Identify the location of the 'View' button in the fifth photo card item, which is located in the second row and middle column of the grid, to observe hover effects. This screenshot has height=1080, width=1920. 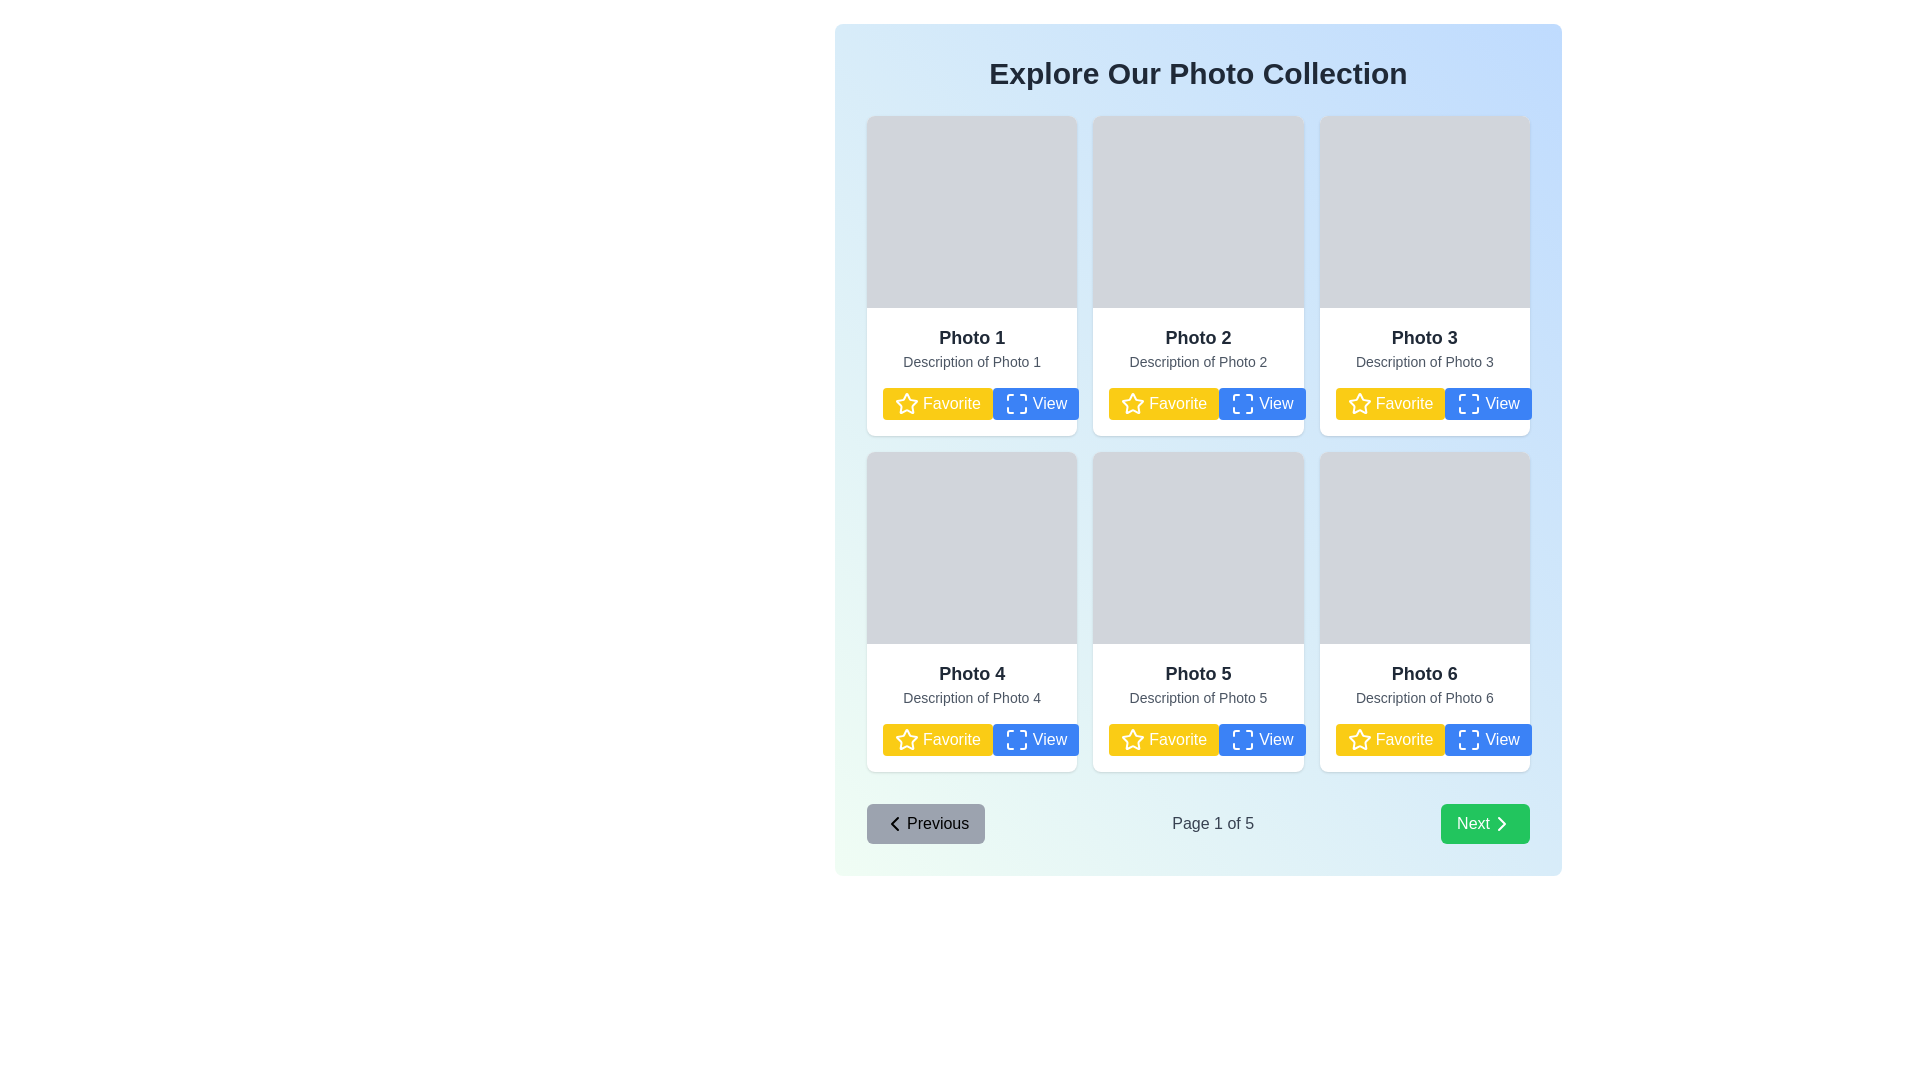
(1261, 740).